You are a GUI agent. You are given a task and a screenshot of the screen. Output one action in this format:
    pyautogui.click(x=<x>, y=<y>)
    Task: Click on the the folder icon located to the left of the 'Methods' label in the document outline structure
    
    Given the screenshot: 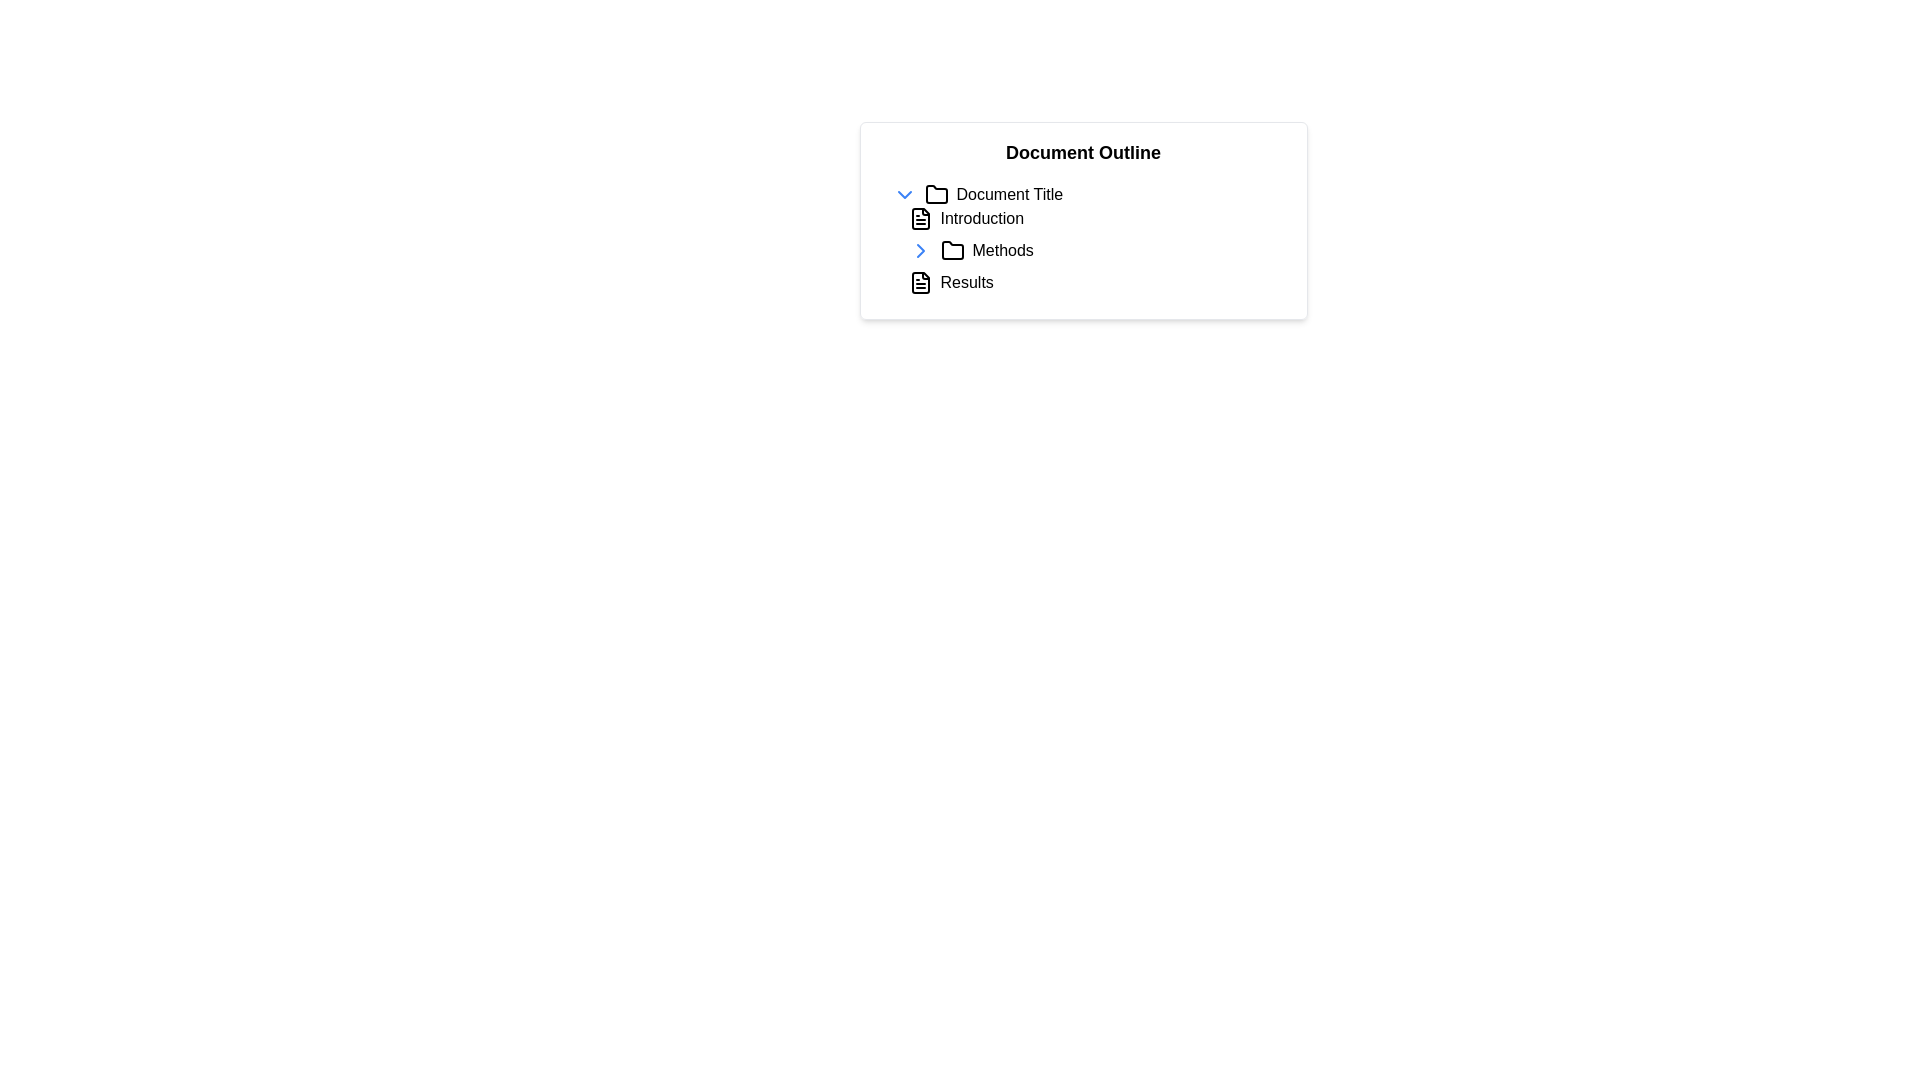 What is the action you would take?
    pyautogui.click(x=951, y=249)
    